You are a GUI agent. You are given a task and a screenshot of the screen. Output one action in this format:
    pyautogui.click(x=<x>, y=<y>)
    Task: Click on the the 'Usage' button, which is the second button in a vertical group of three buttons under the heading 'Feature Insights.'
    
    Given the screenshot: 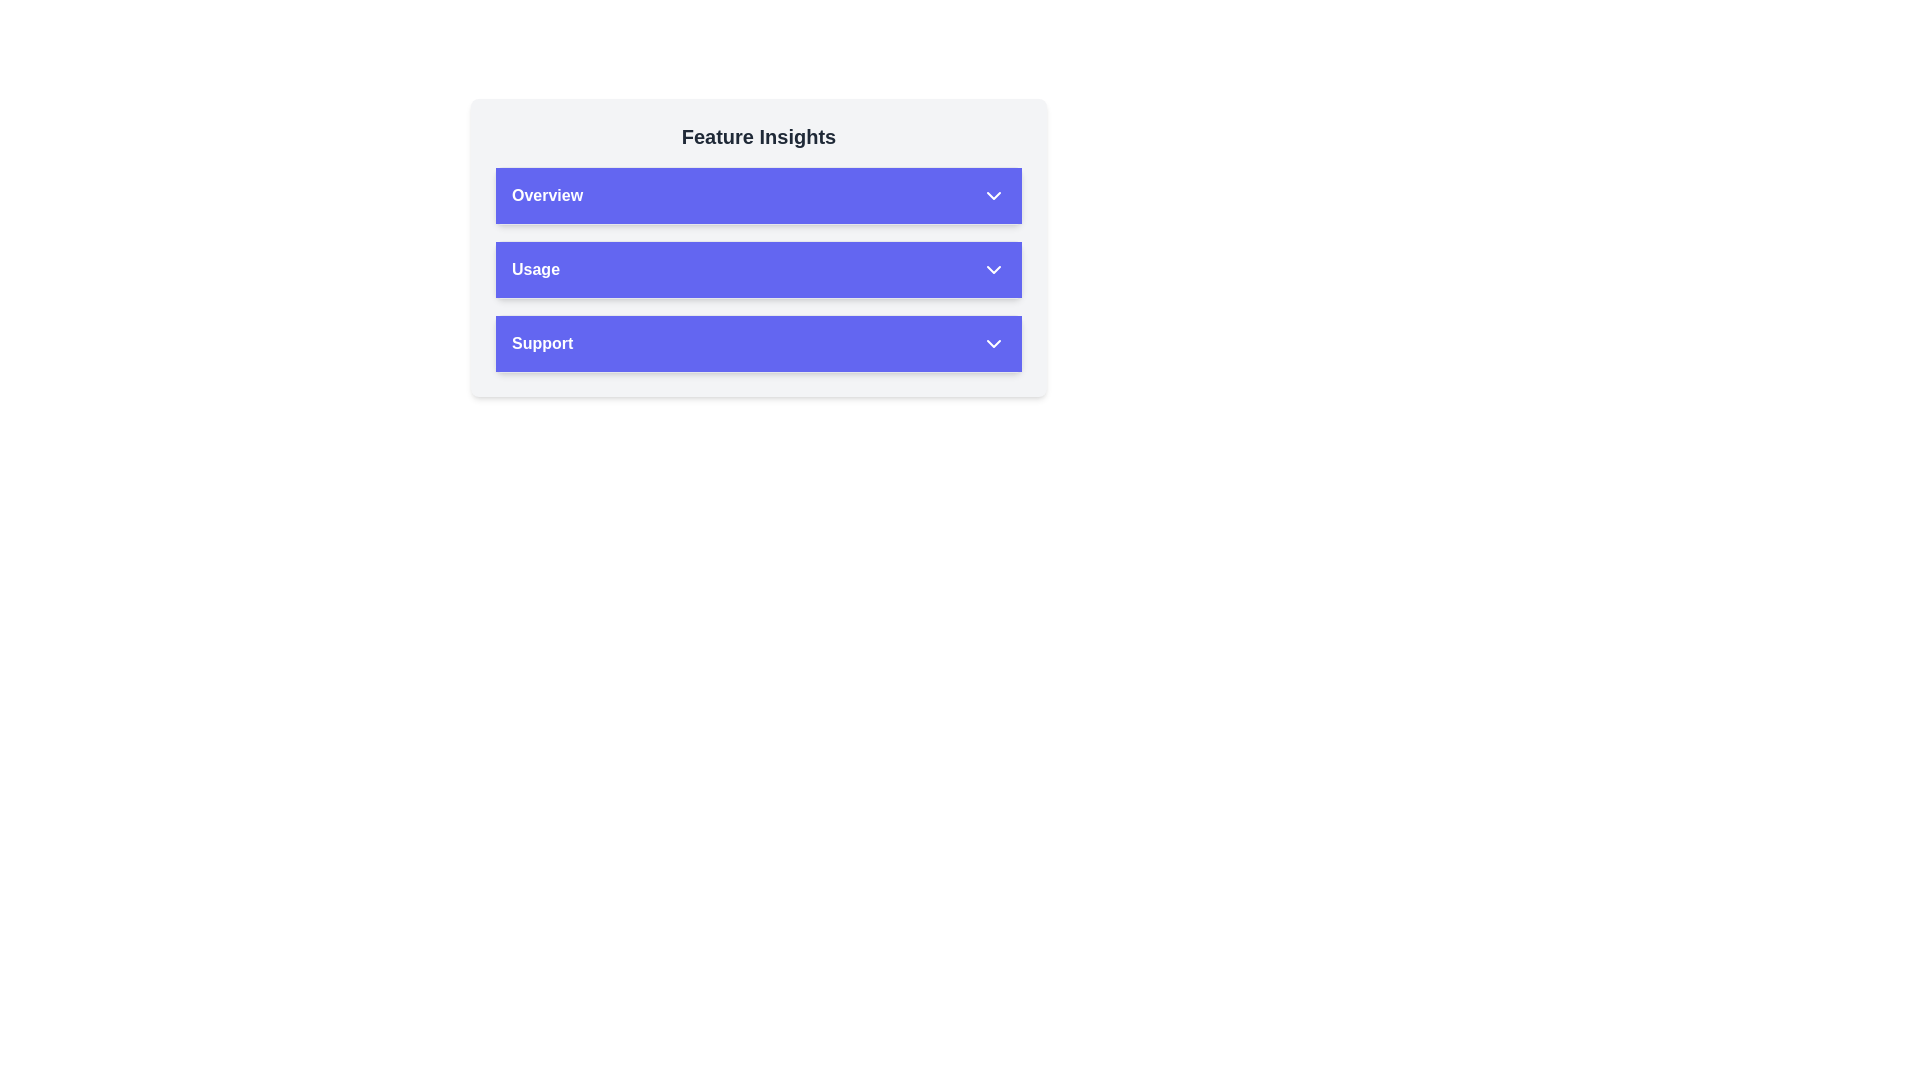 What is the action you would take?
    pyautogui.click(x=757, y=246)
    